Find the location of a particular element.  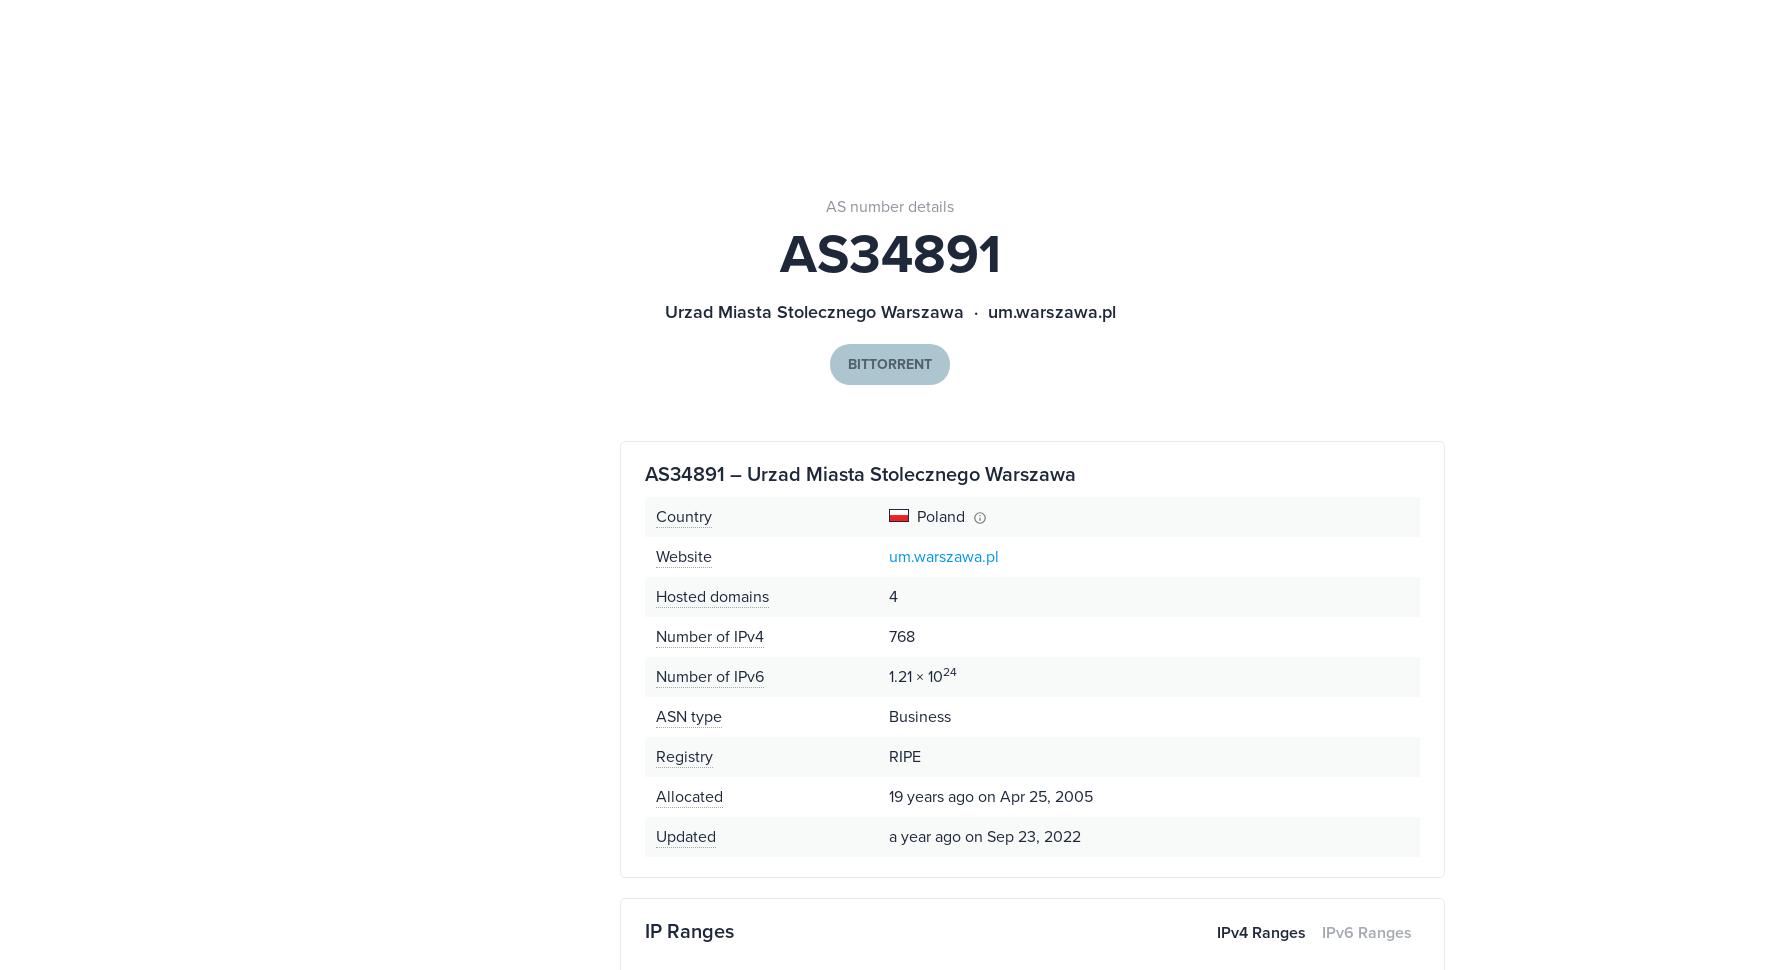

'ITI NEOVISION SPOLKA AKCYJNA' is located at coordinates (1236, 95).